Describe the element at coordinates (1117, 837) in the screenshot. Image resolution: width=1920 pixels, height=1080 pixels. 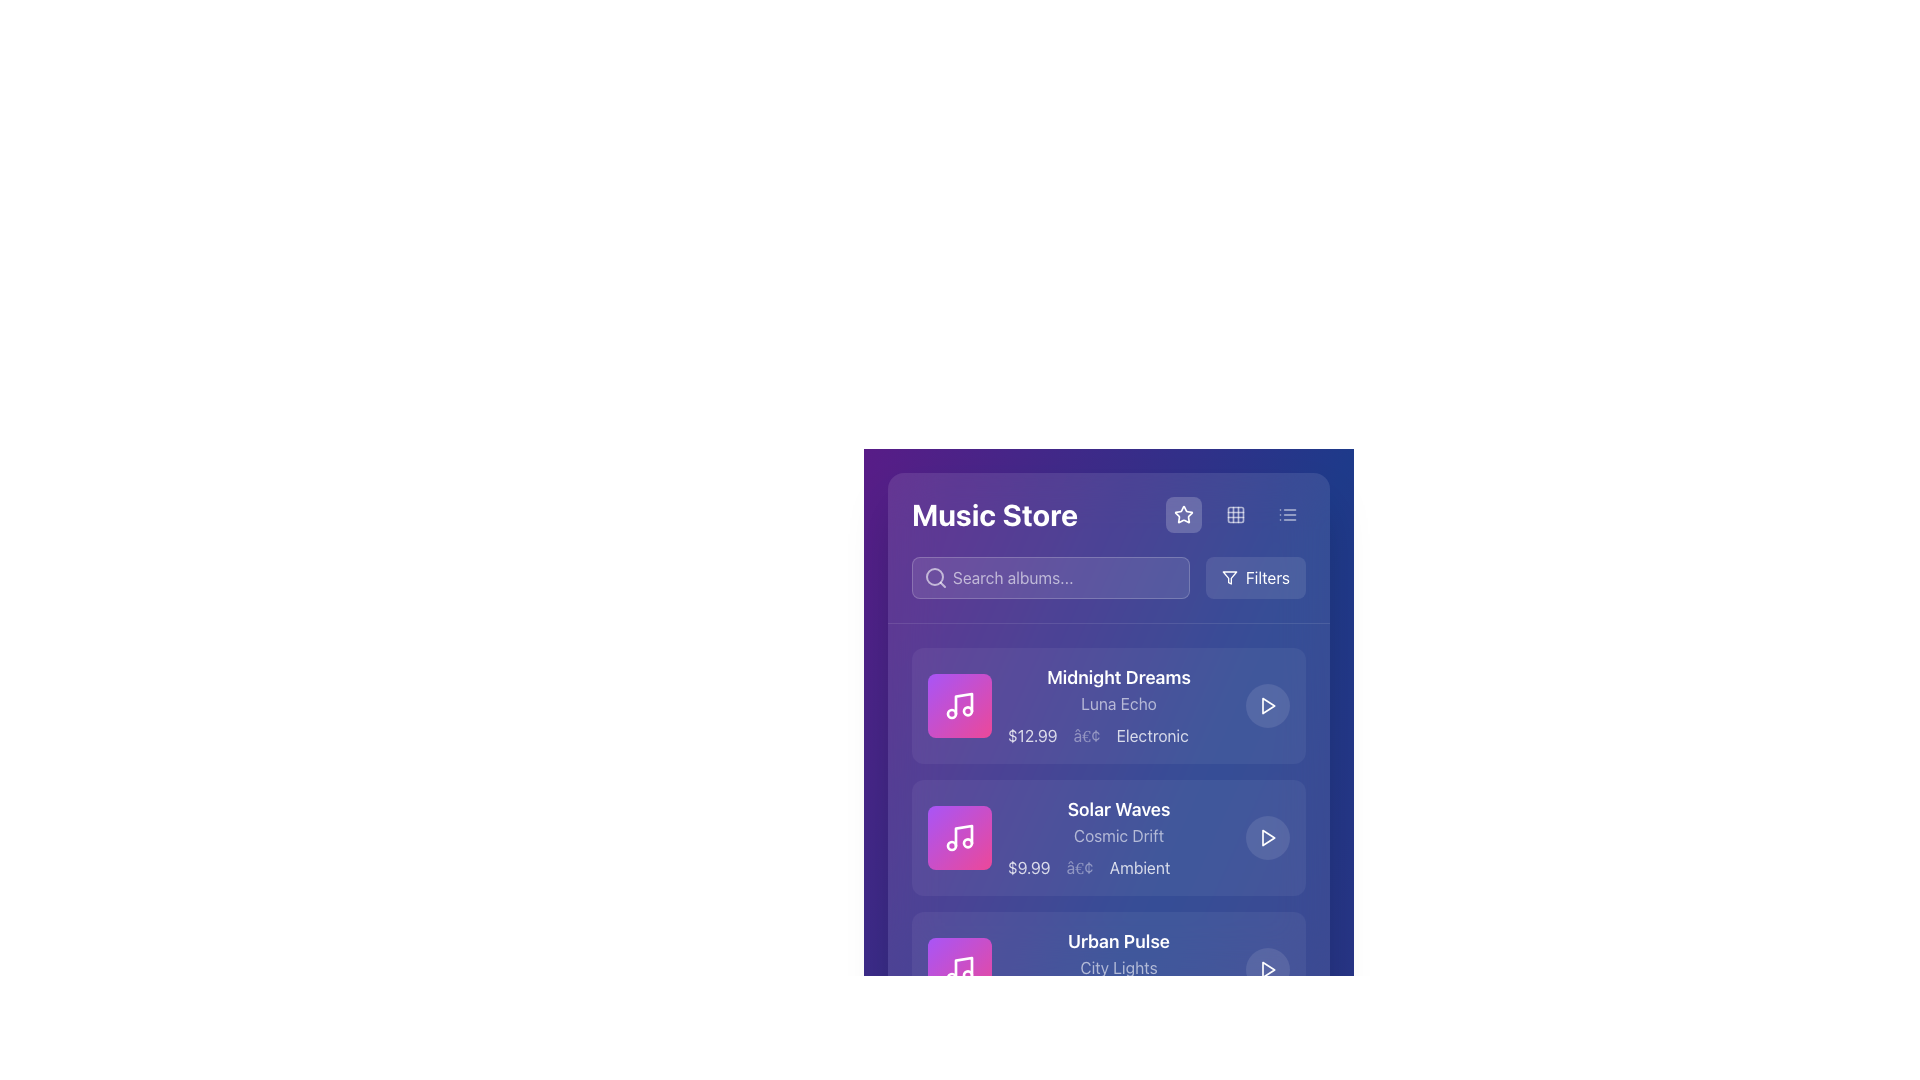
I see `text element displaying album metadata, which includes the title 'Solar Waves', subtitle 'Cosmic Drift', price '$9.99', and genre 'Ambient'` at that location.